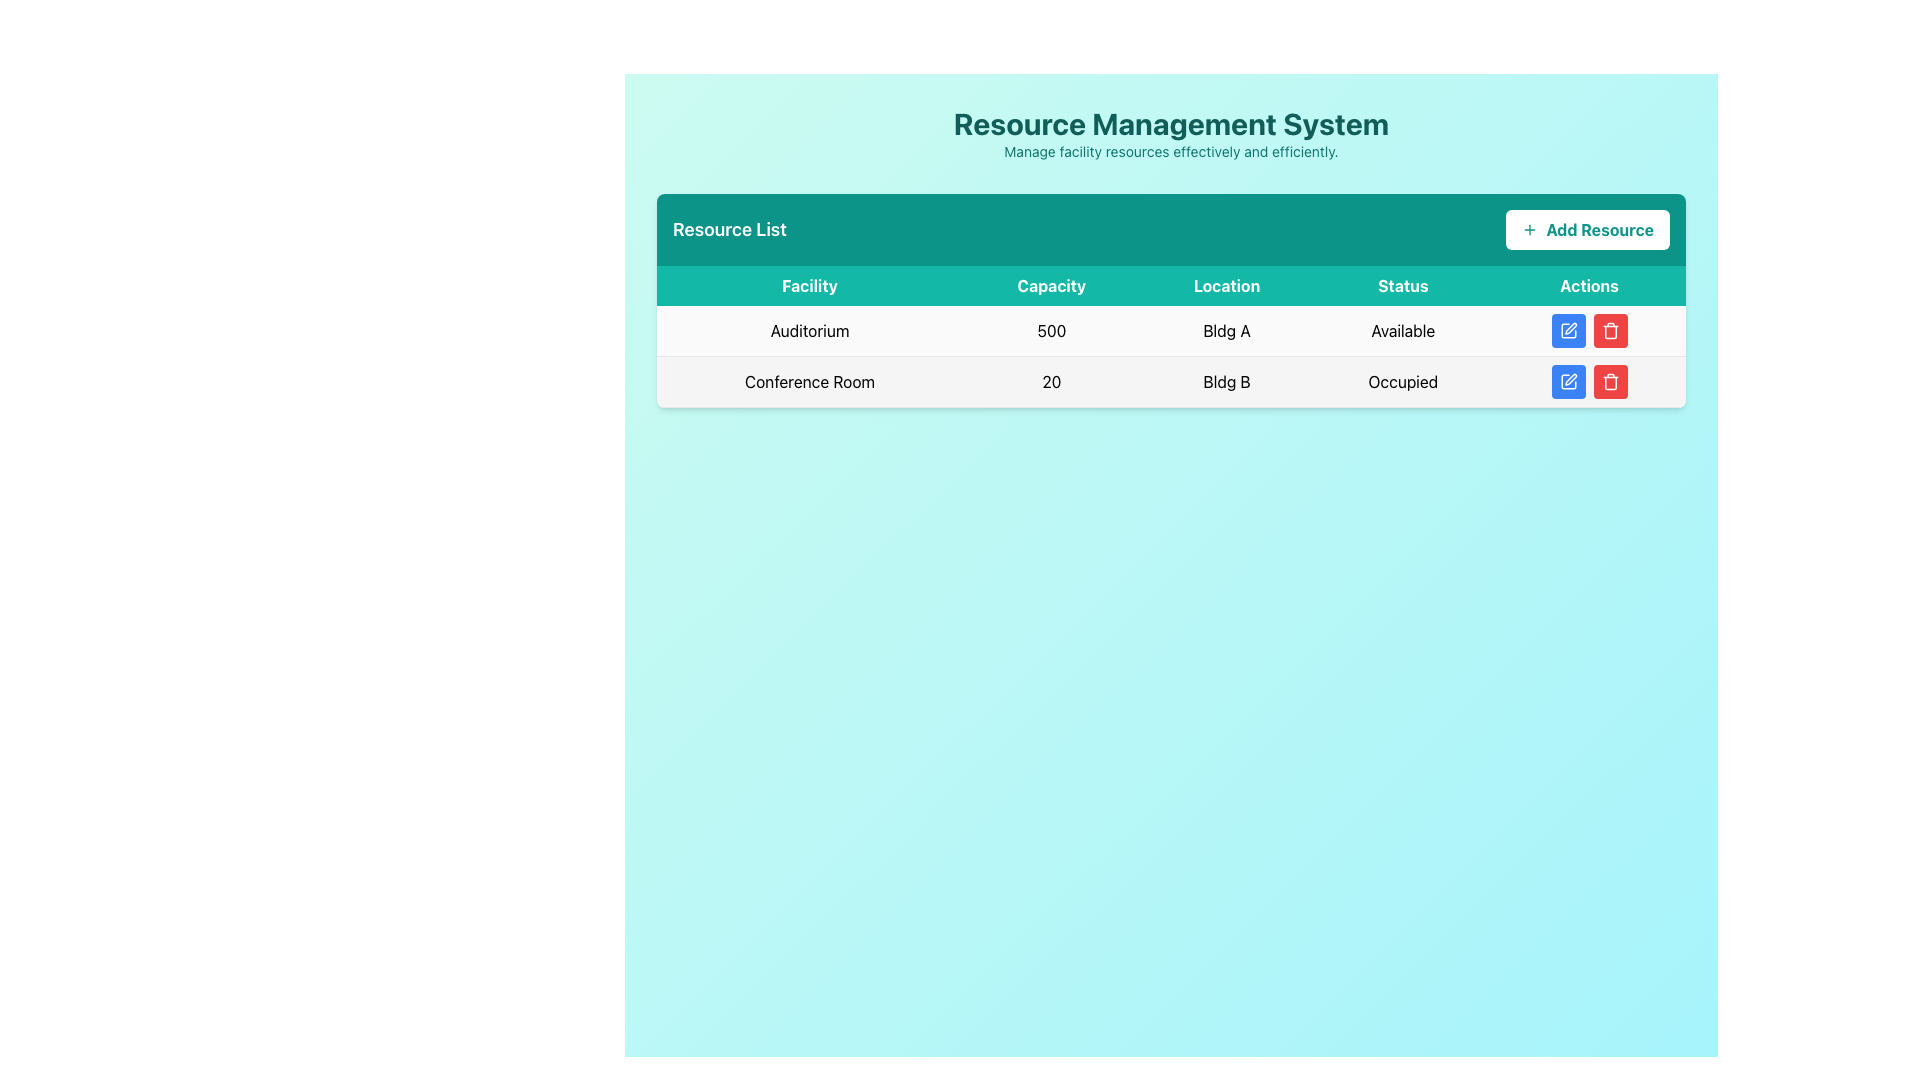  Describe the element at coordinates (1567, 381) in the screenshot. I see `the 'Edit' button in the 'Actions' column of the second row in the resource table` at that location.